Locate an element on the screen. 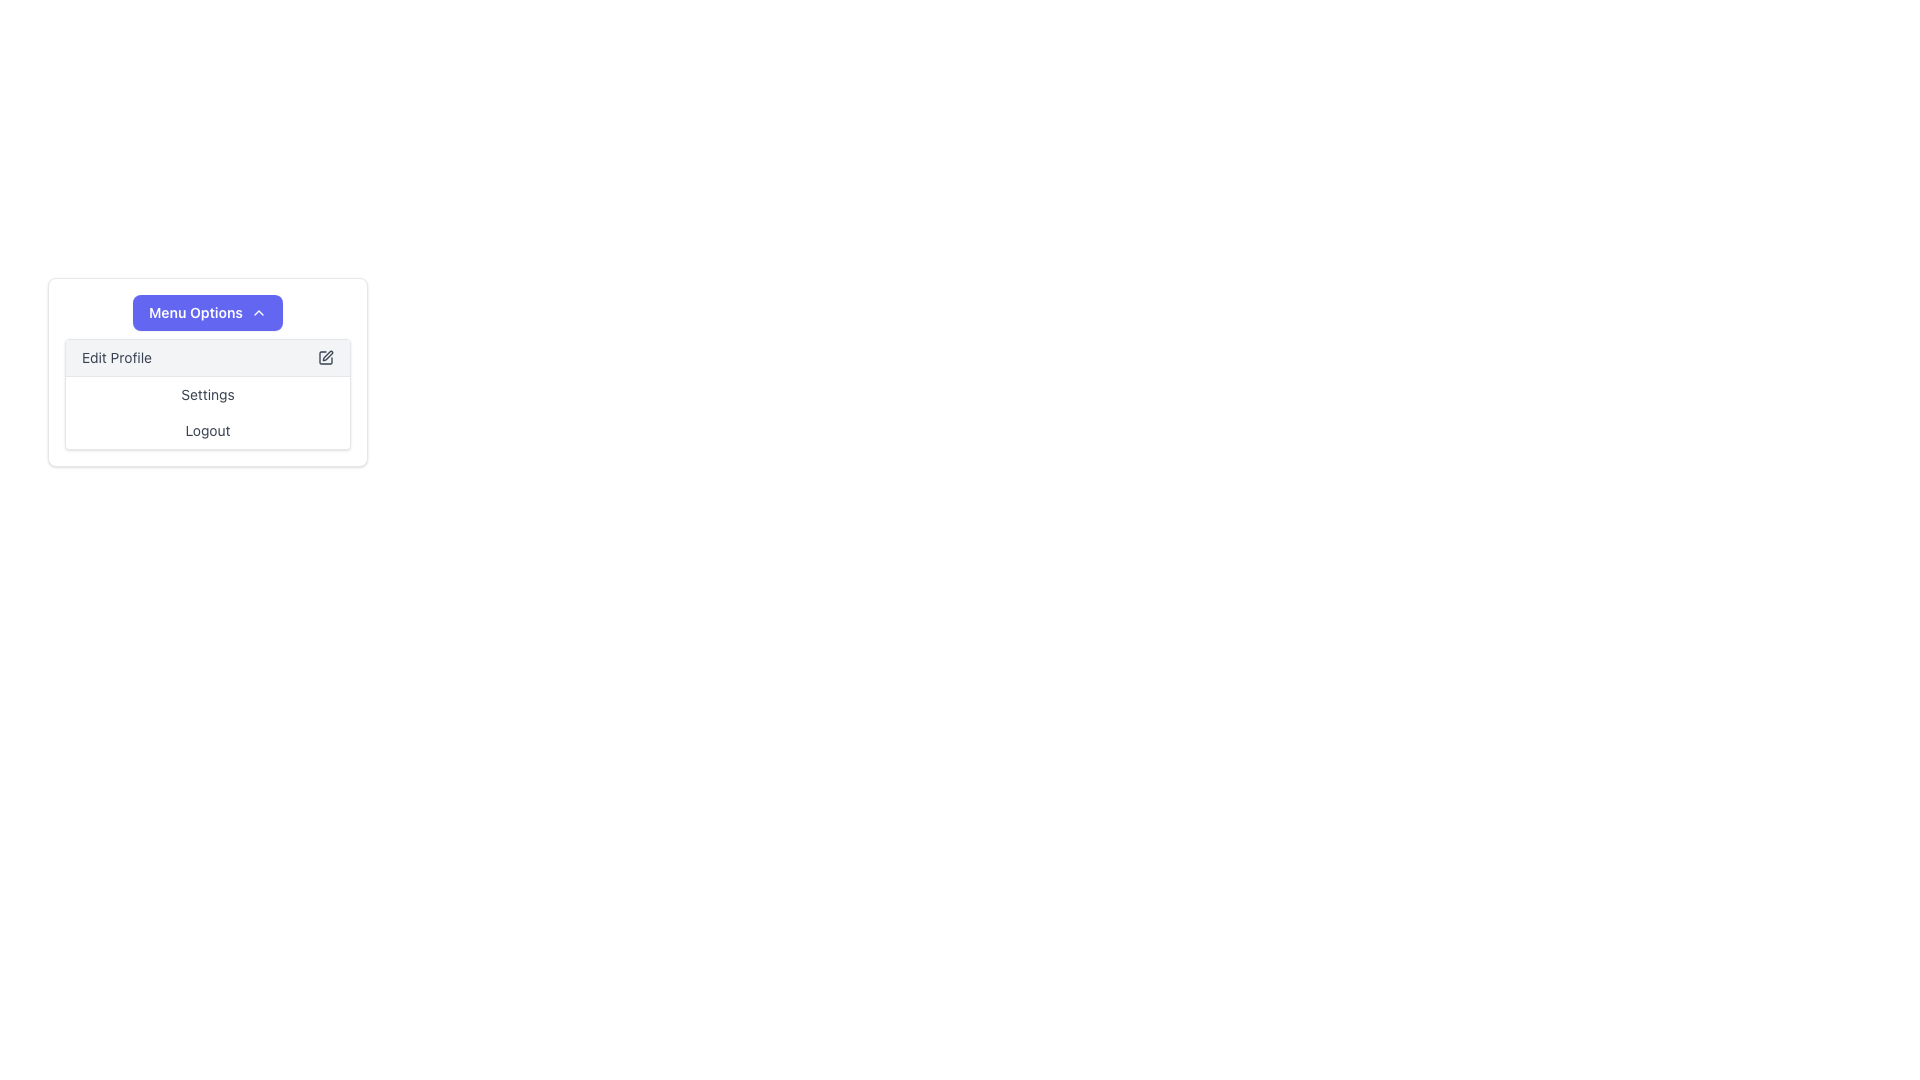 The width and height of the screenshot is (1920, 1080). the Text Button in the dropdown menu is located at coordinates (207, 394).